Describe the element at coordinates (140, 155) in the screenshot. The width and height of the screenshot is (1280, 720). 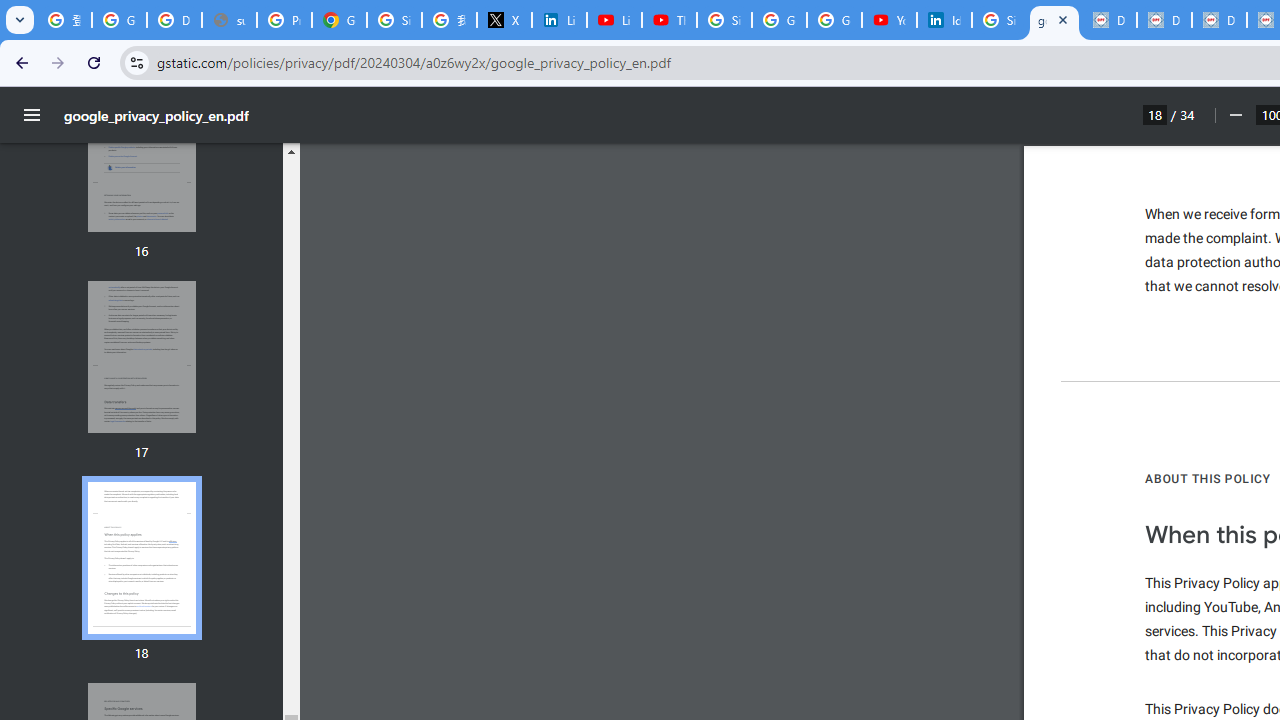
I see `'Thumbnail for page 16'` at that location.